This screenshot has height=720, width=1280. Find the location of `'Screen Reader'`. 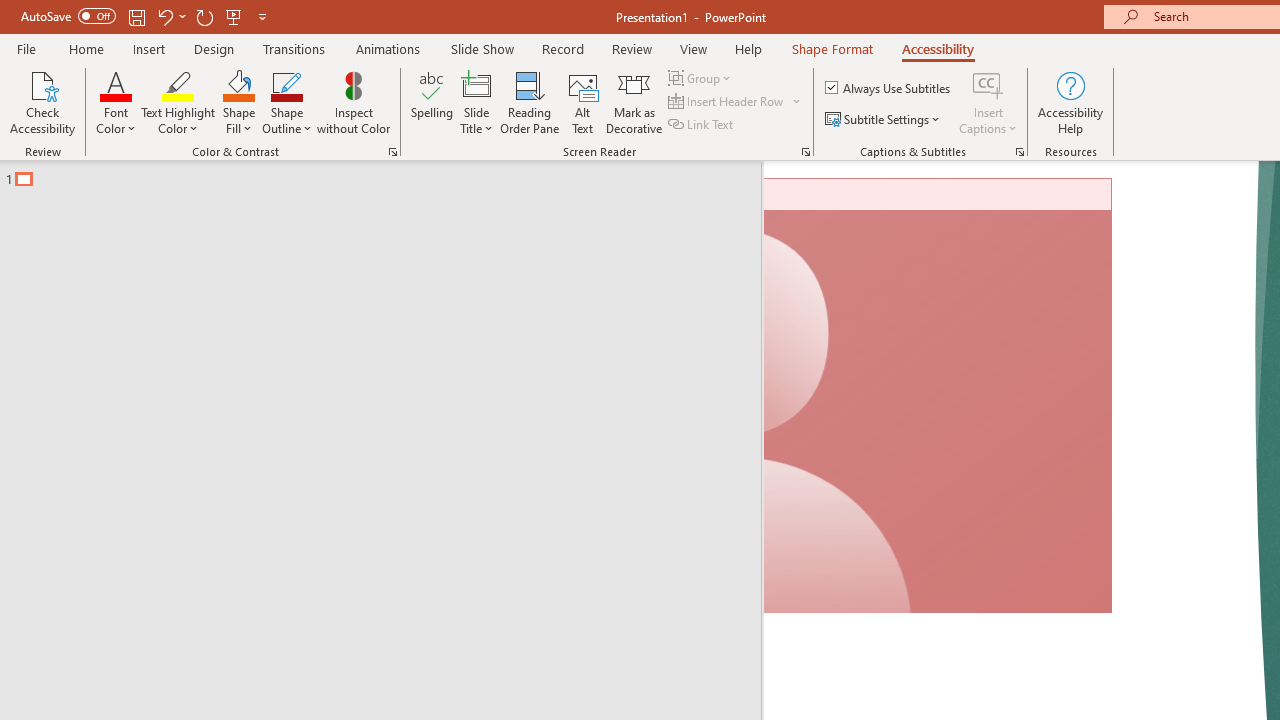

'Screen Reader' is located at coordinates (805, 150).